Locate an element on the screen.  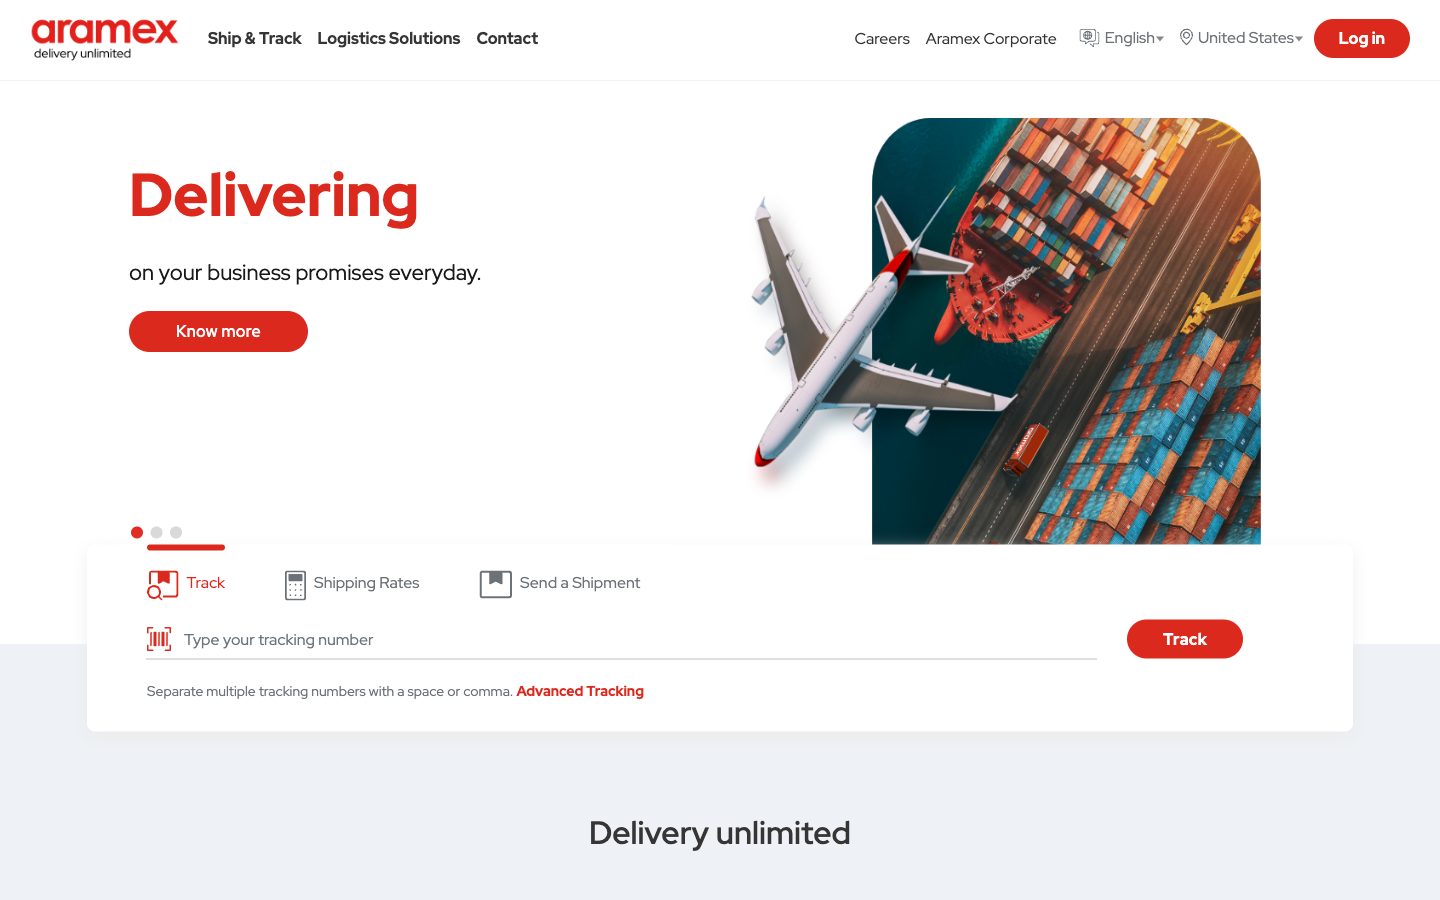
package tracing through the Advanced Tracking option is located at coordinates (580, 689).